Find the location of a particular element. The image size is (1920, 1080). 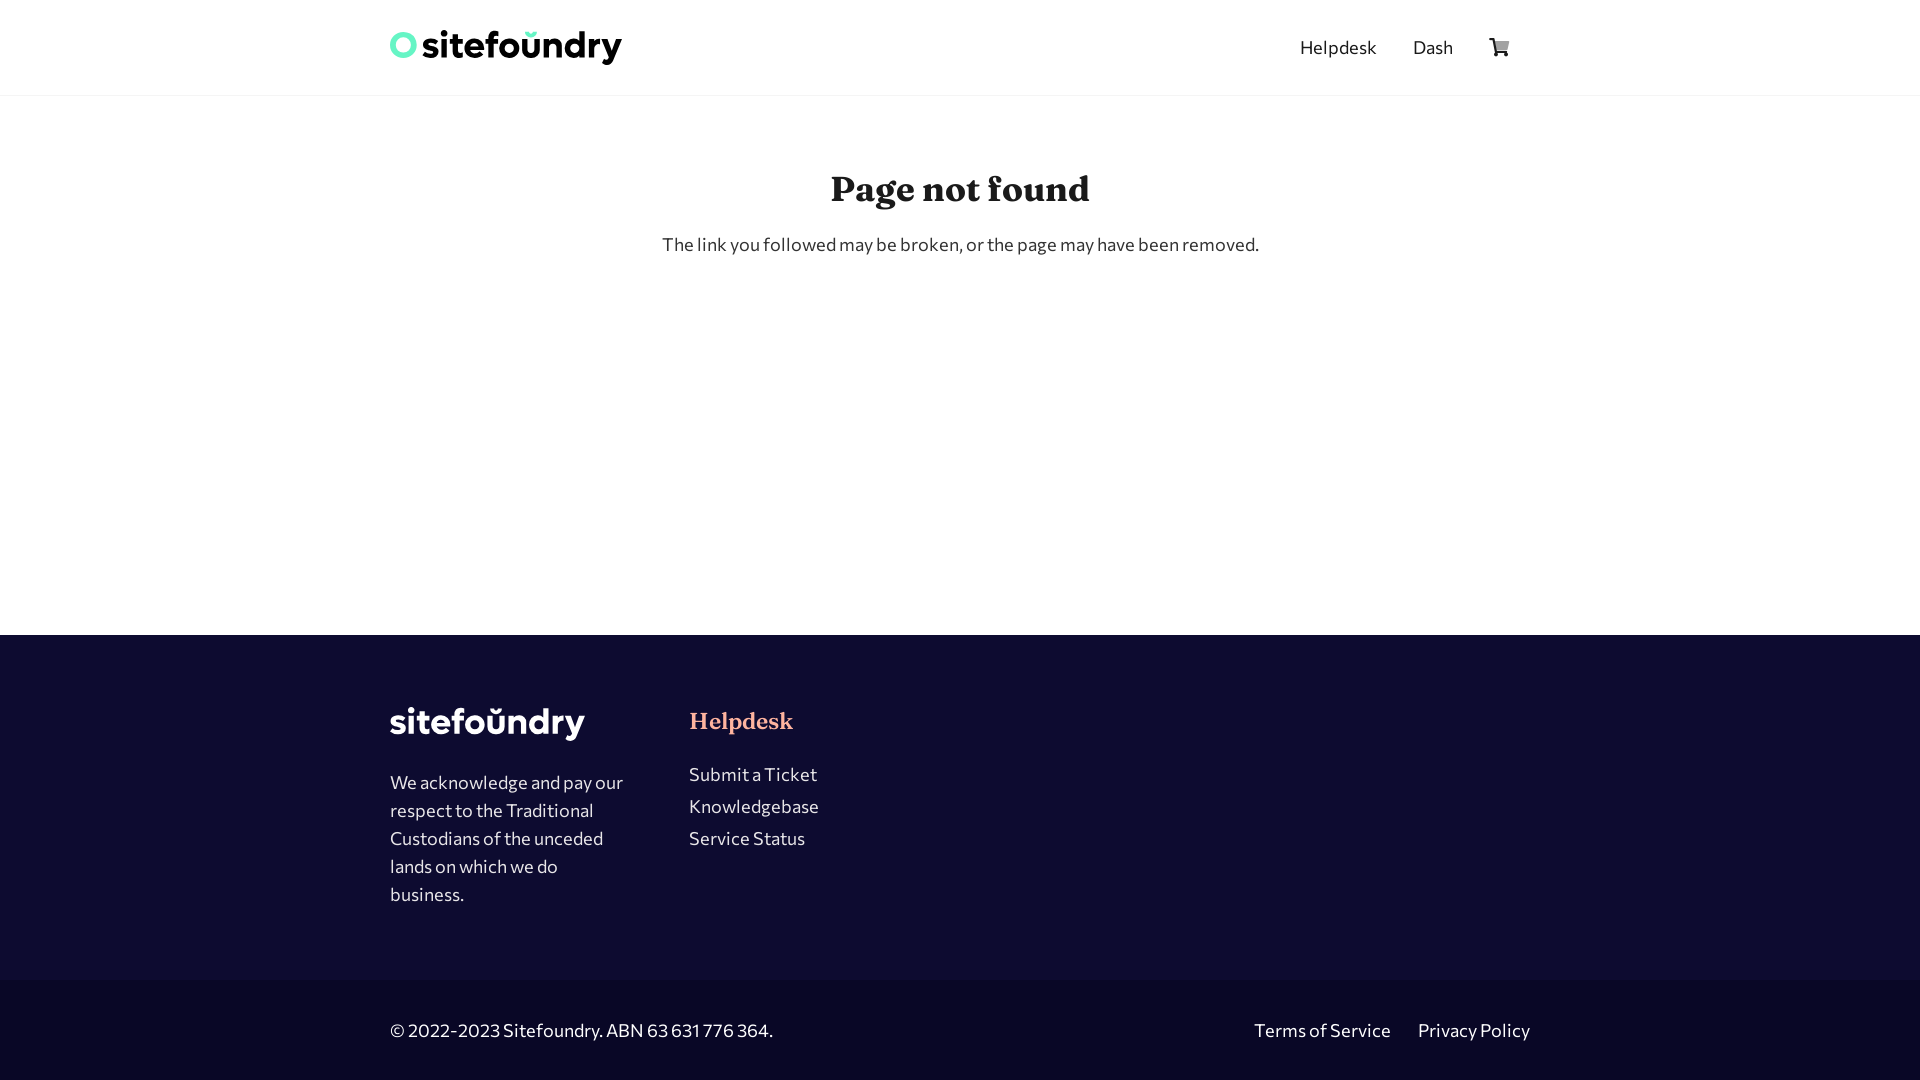

'Terms of Service' is located at coordinates (1322, 1029).